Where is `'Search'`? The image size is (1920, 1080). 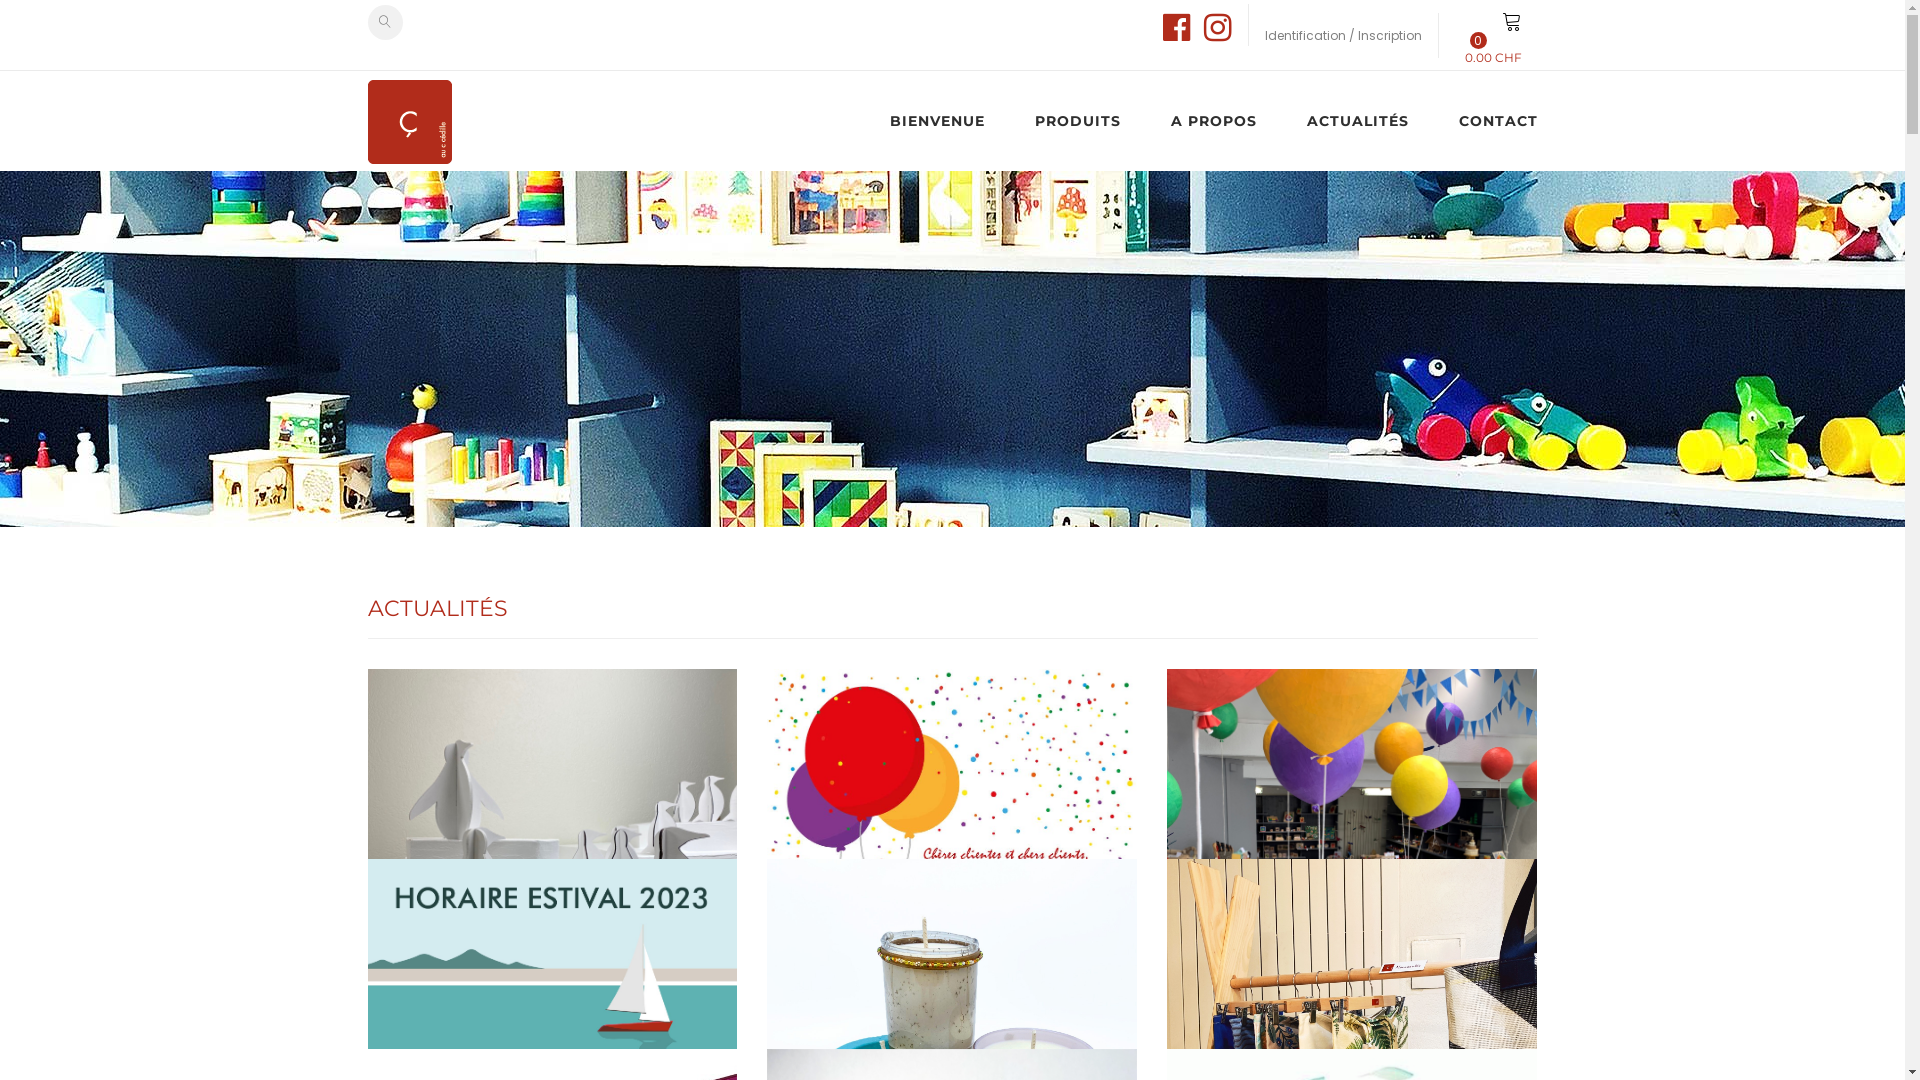 'Search' is located at coordinates (385, 22).